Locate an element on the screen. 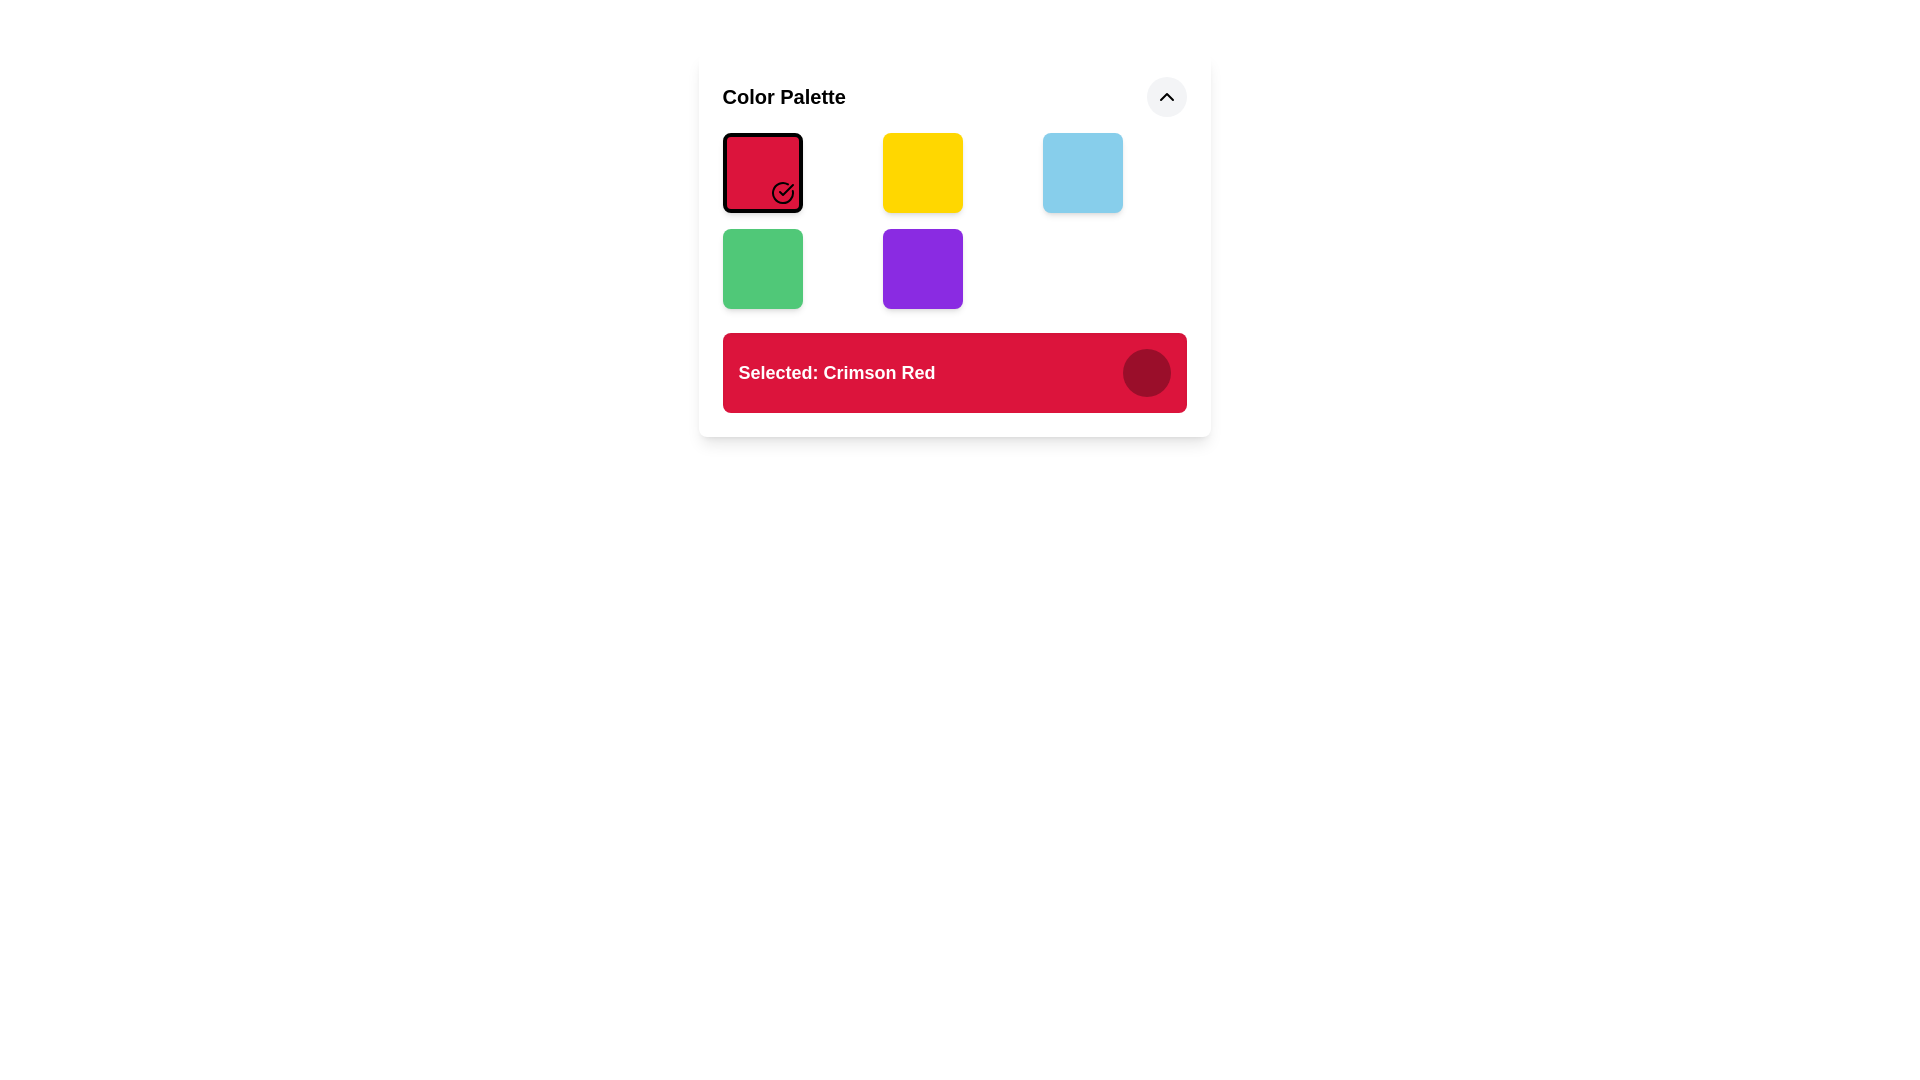 The height and width of the screenshot is (1080, 1920). the small checkmark icon located in the bottom-right corner of the red square in the top-left position of the color palette grid is located at coordinates (785, 189).